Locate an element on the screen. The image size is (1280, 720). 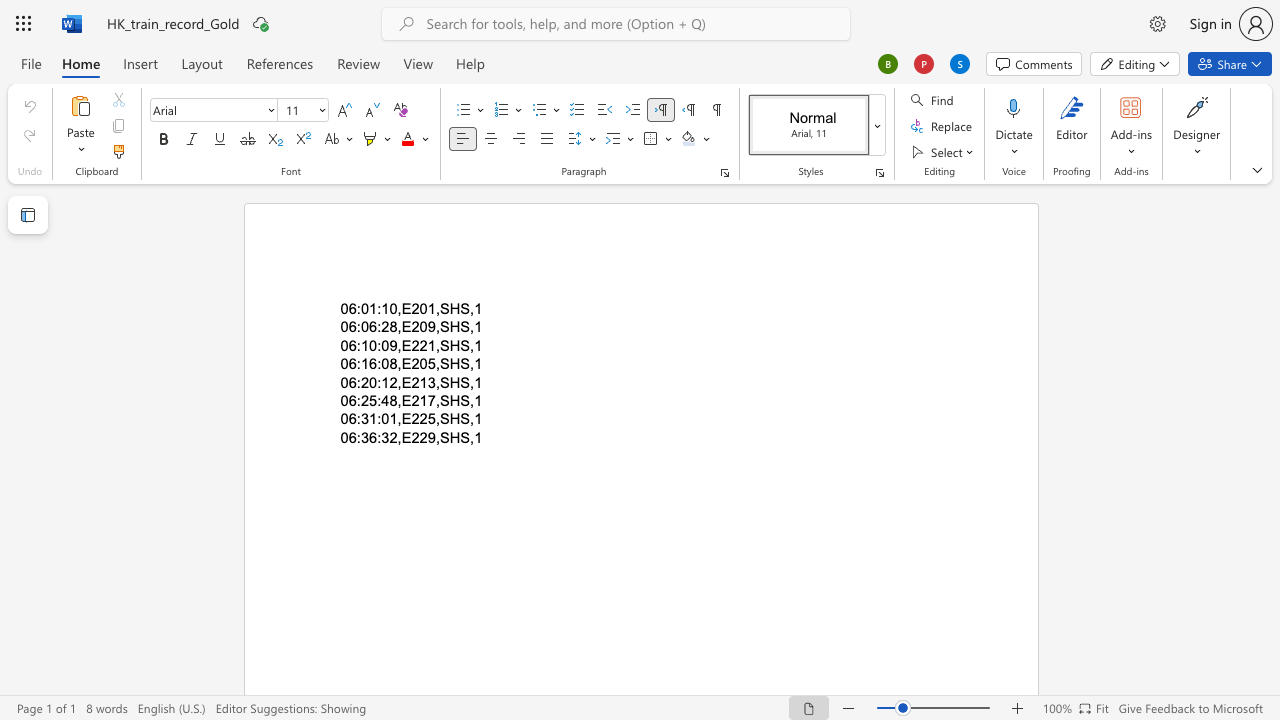
the space between the continuous character "5" and ":" in the text is located at coordinates (376, 401).